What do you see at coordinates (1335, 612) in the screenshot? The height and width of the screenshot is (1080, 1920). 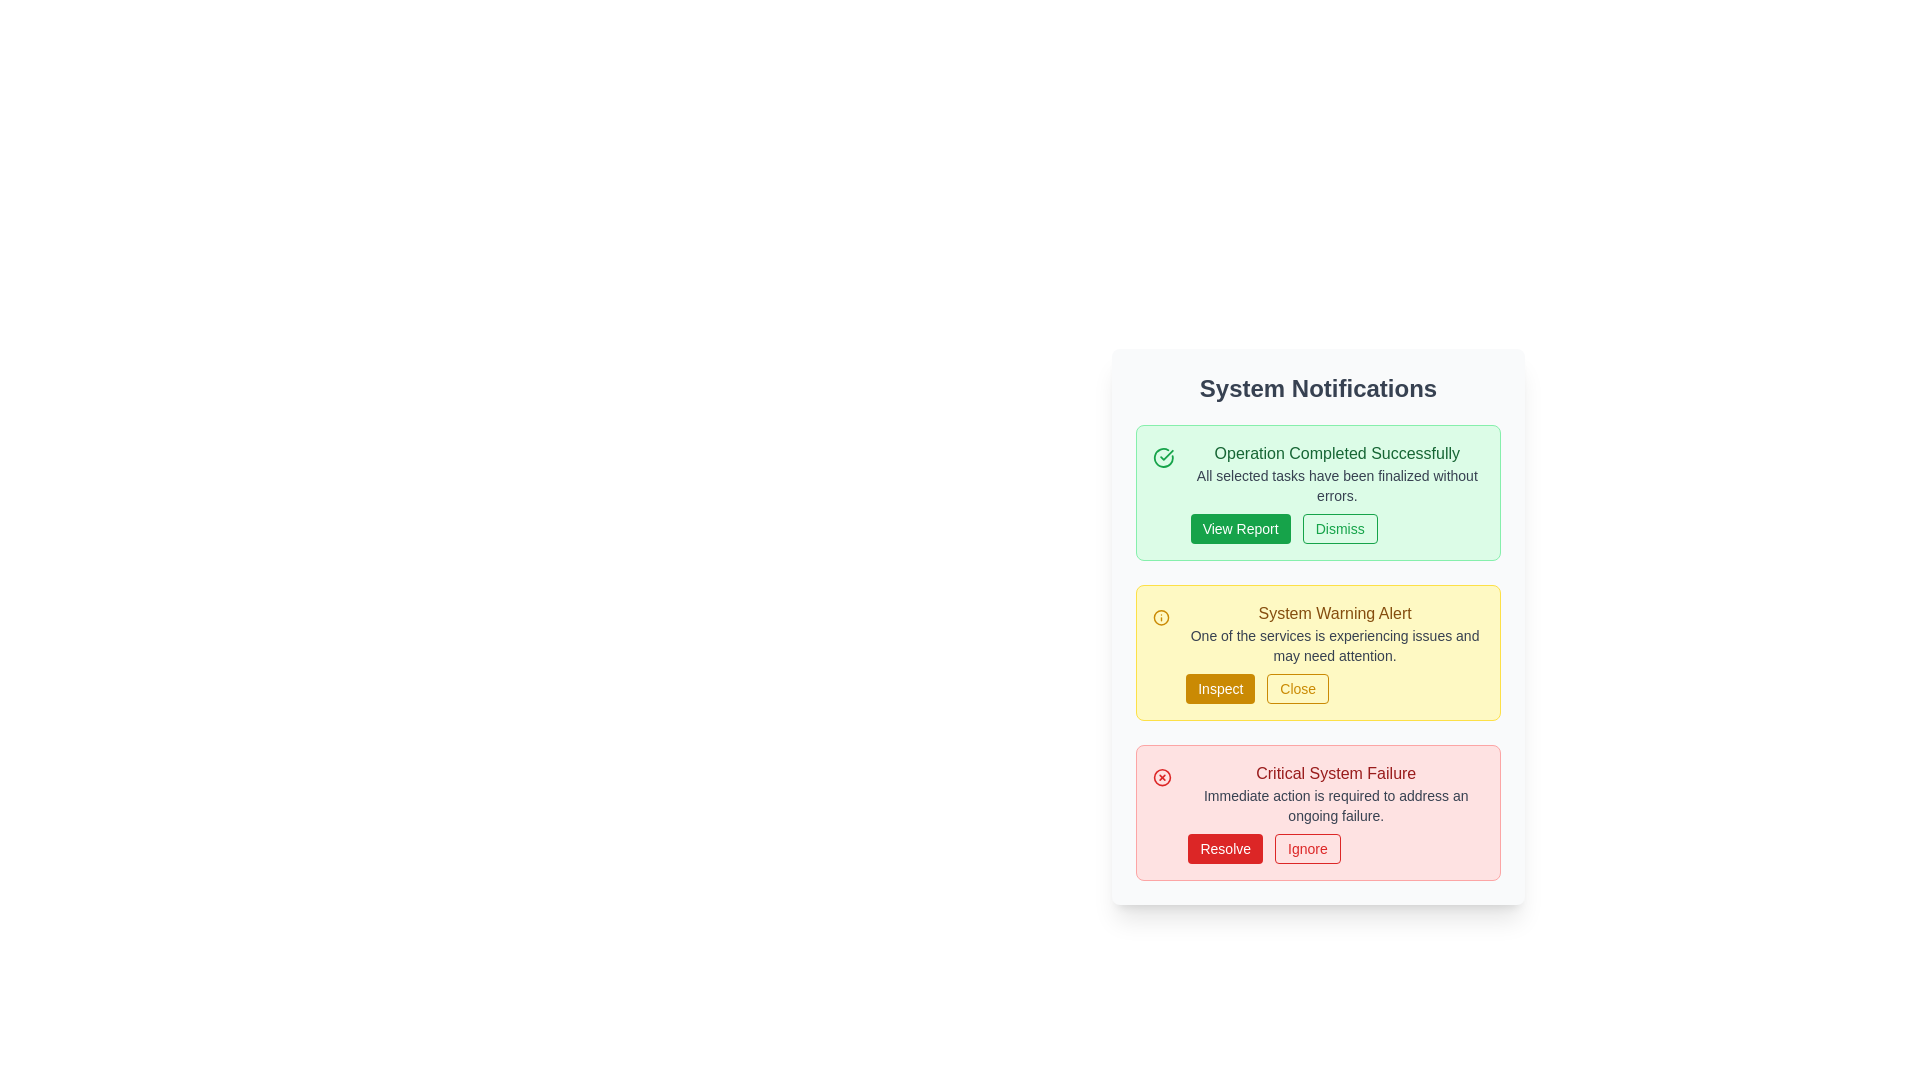 I see `the static text label that serves as the title for the warning notification in the second yellow notification card within the 'System Notifications' panel` at bounding box center [1335, 612].